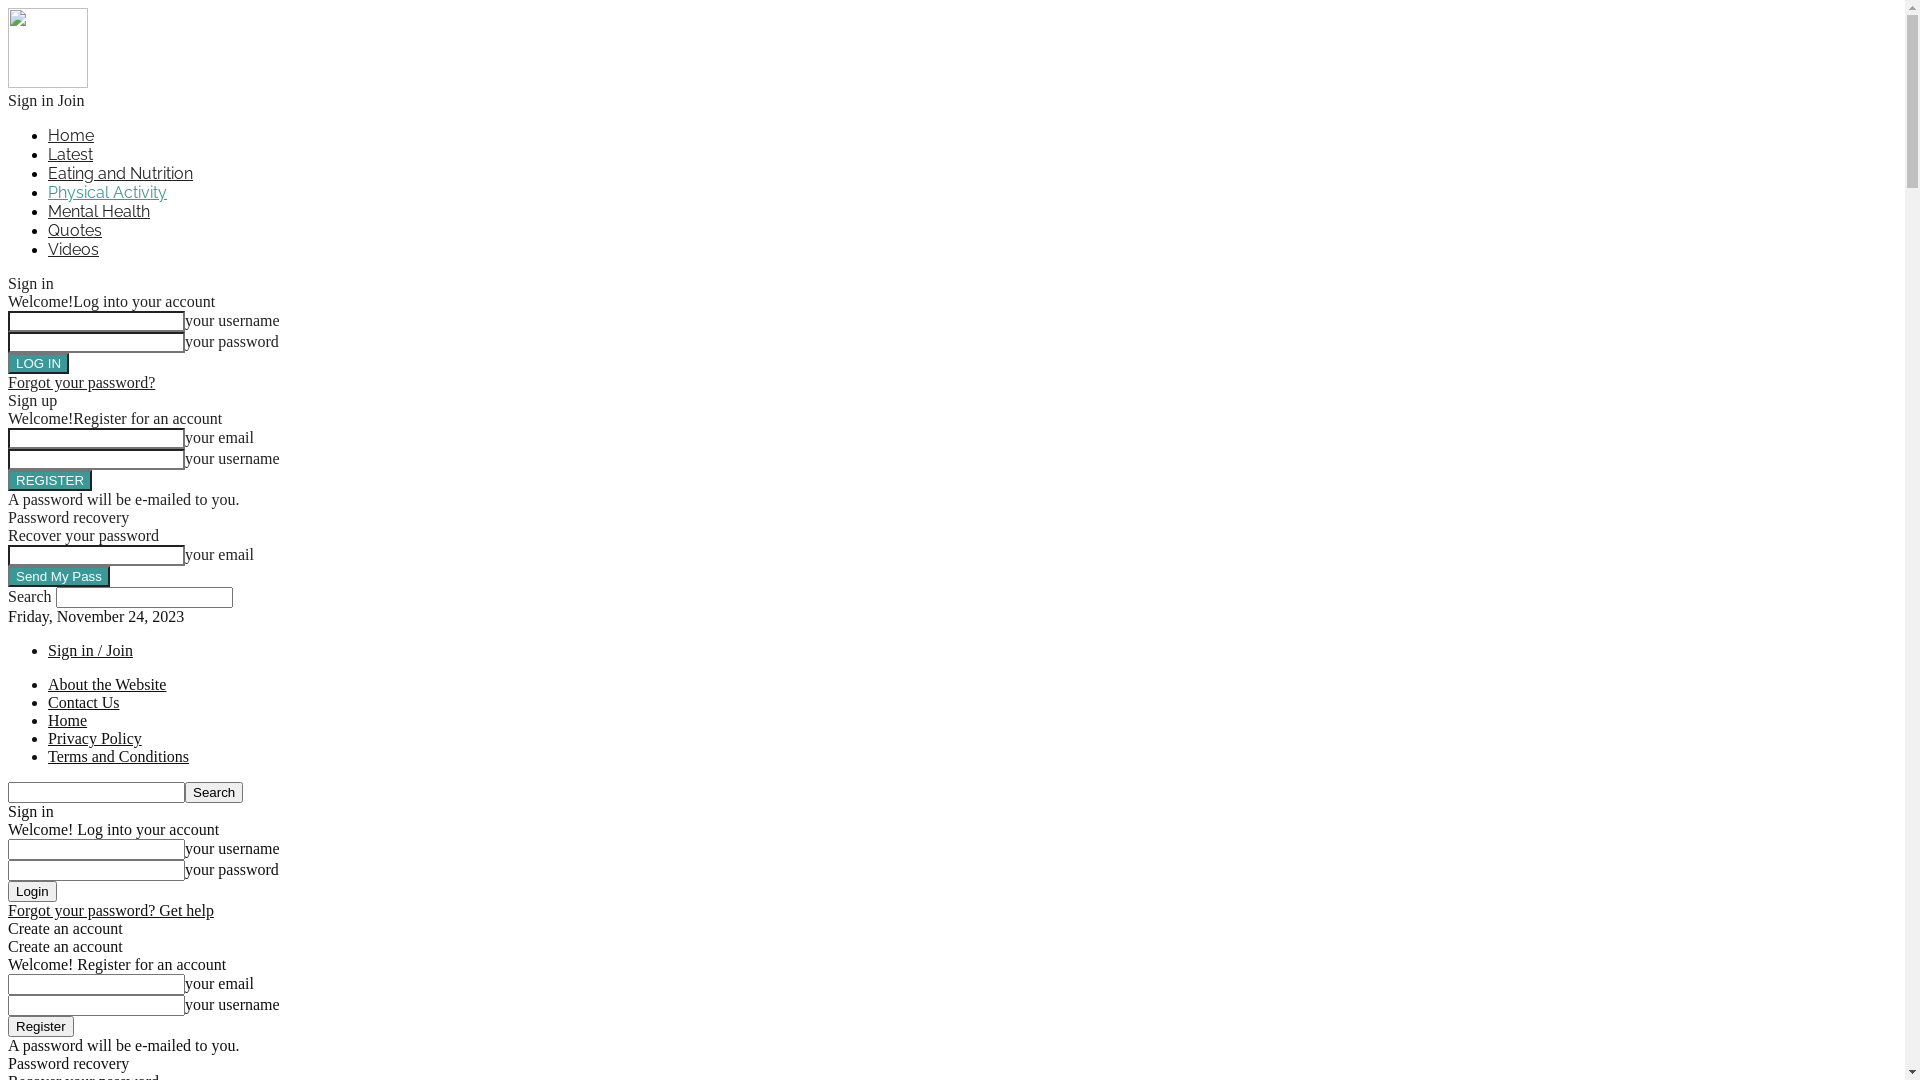  Describe the element at coordinates (106, 192) in the screenshot. I see `'Physical Activity'` at that location.